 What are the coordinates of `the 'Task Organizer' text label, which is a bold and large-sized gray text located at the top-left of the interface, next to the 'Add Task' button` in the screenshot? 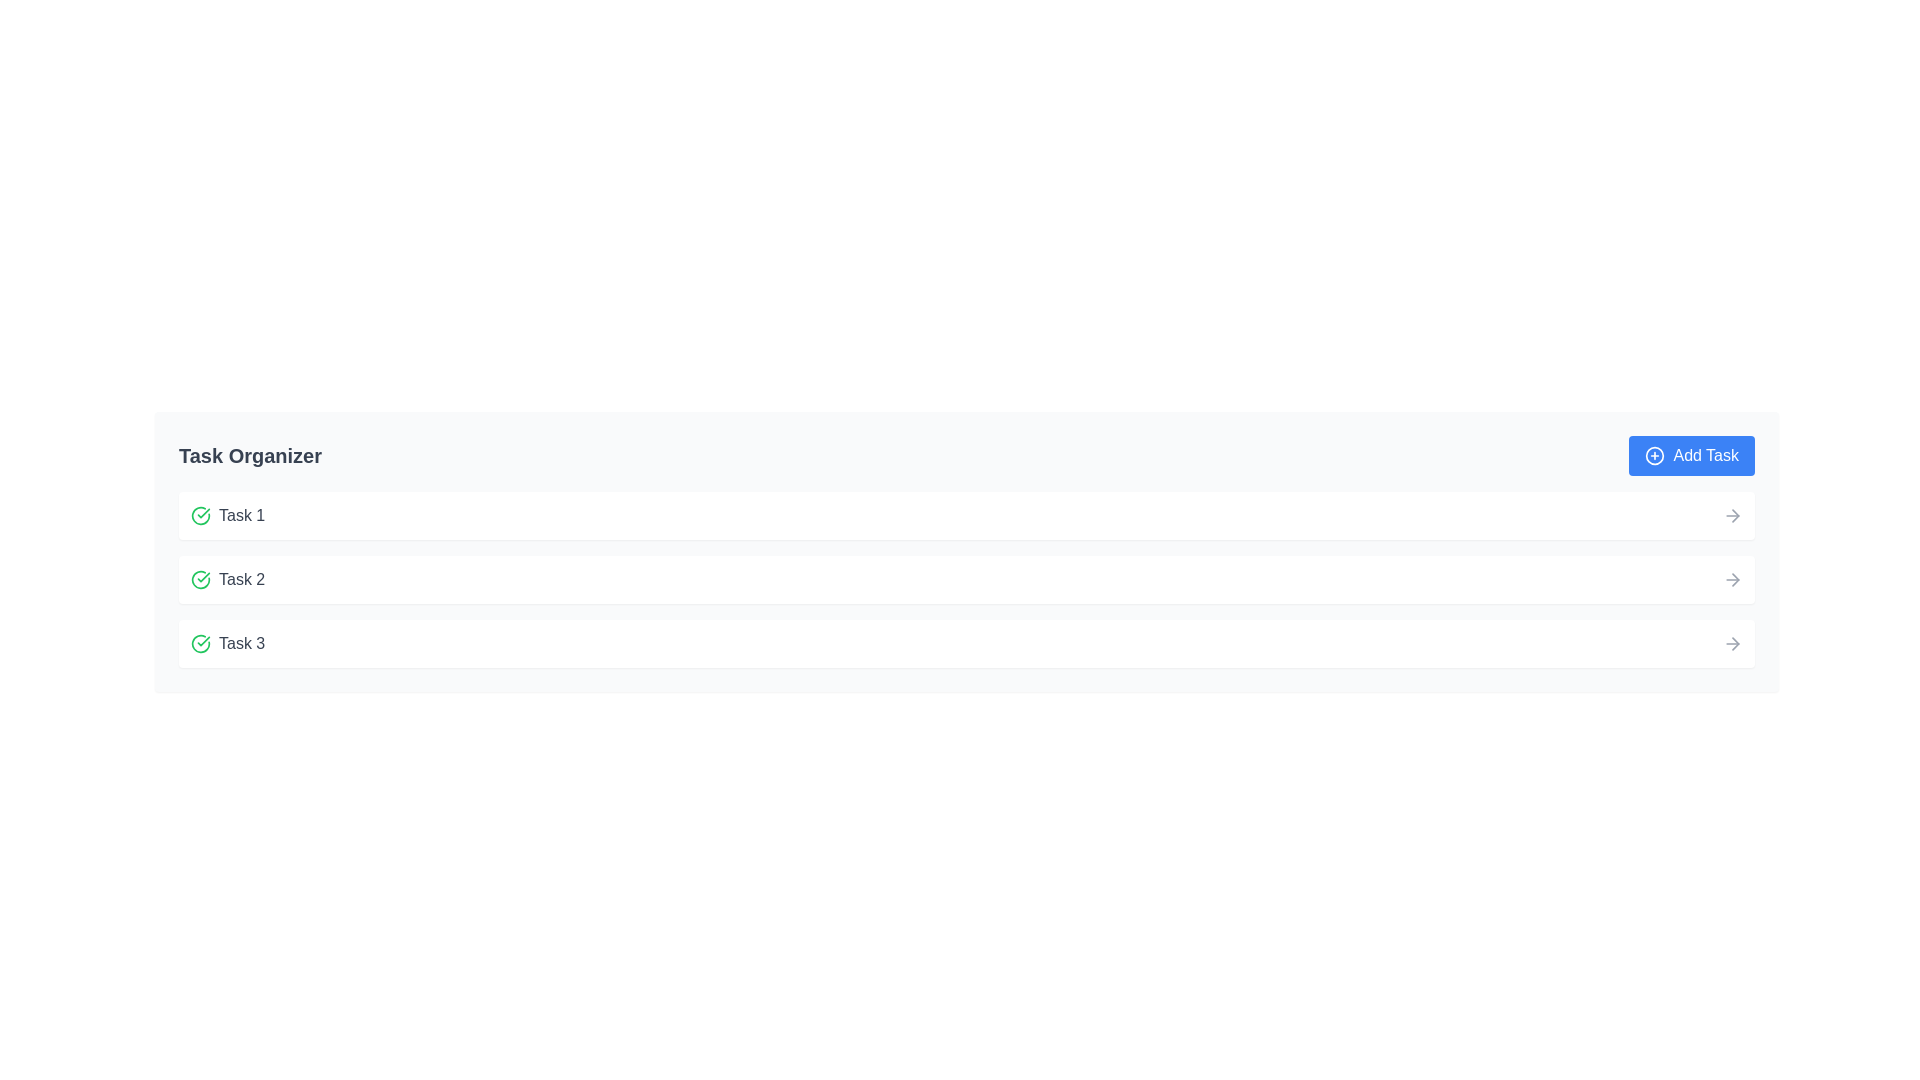 It's located at (249, 455).